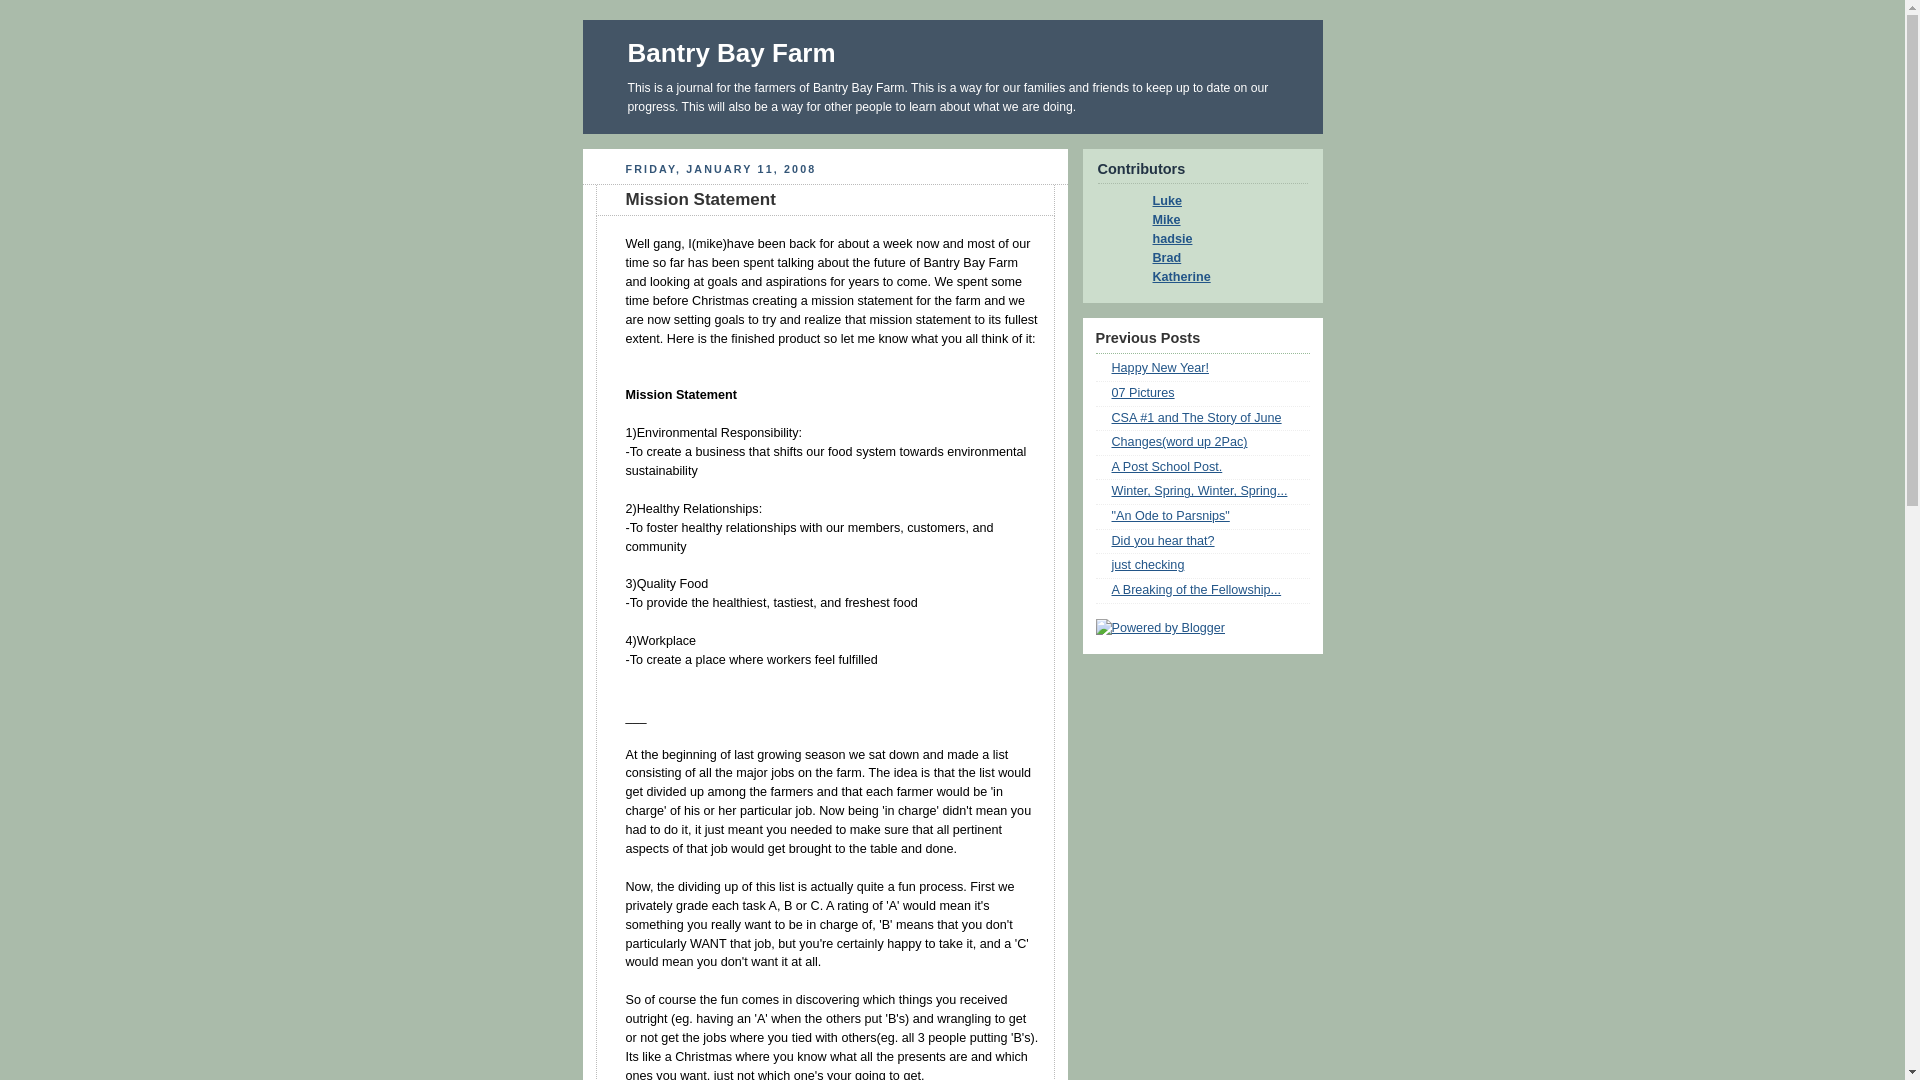  Describe the element at coordinates (1111, 441) in the screenshot. I see `'Changes(word up 2Pac)'` at that location.